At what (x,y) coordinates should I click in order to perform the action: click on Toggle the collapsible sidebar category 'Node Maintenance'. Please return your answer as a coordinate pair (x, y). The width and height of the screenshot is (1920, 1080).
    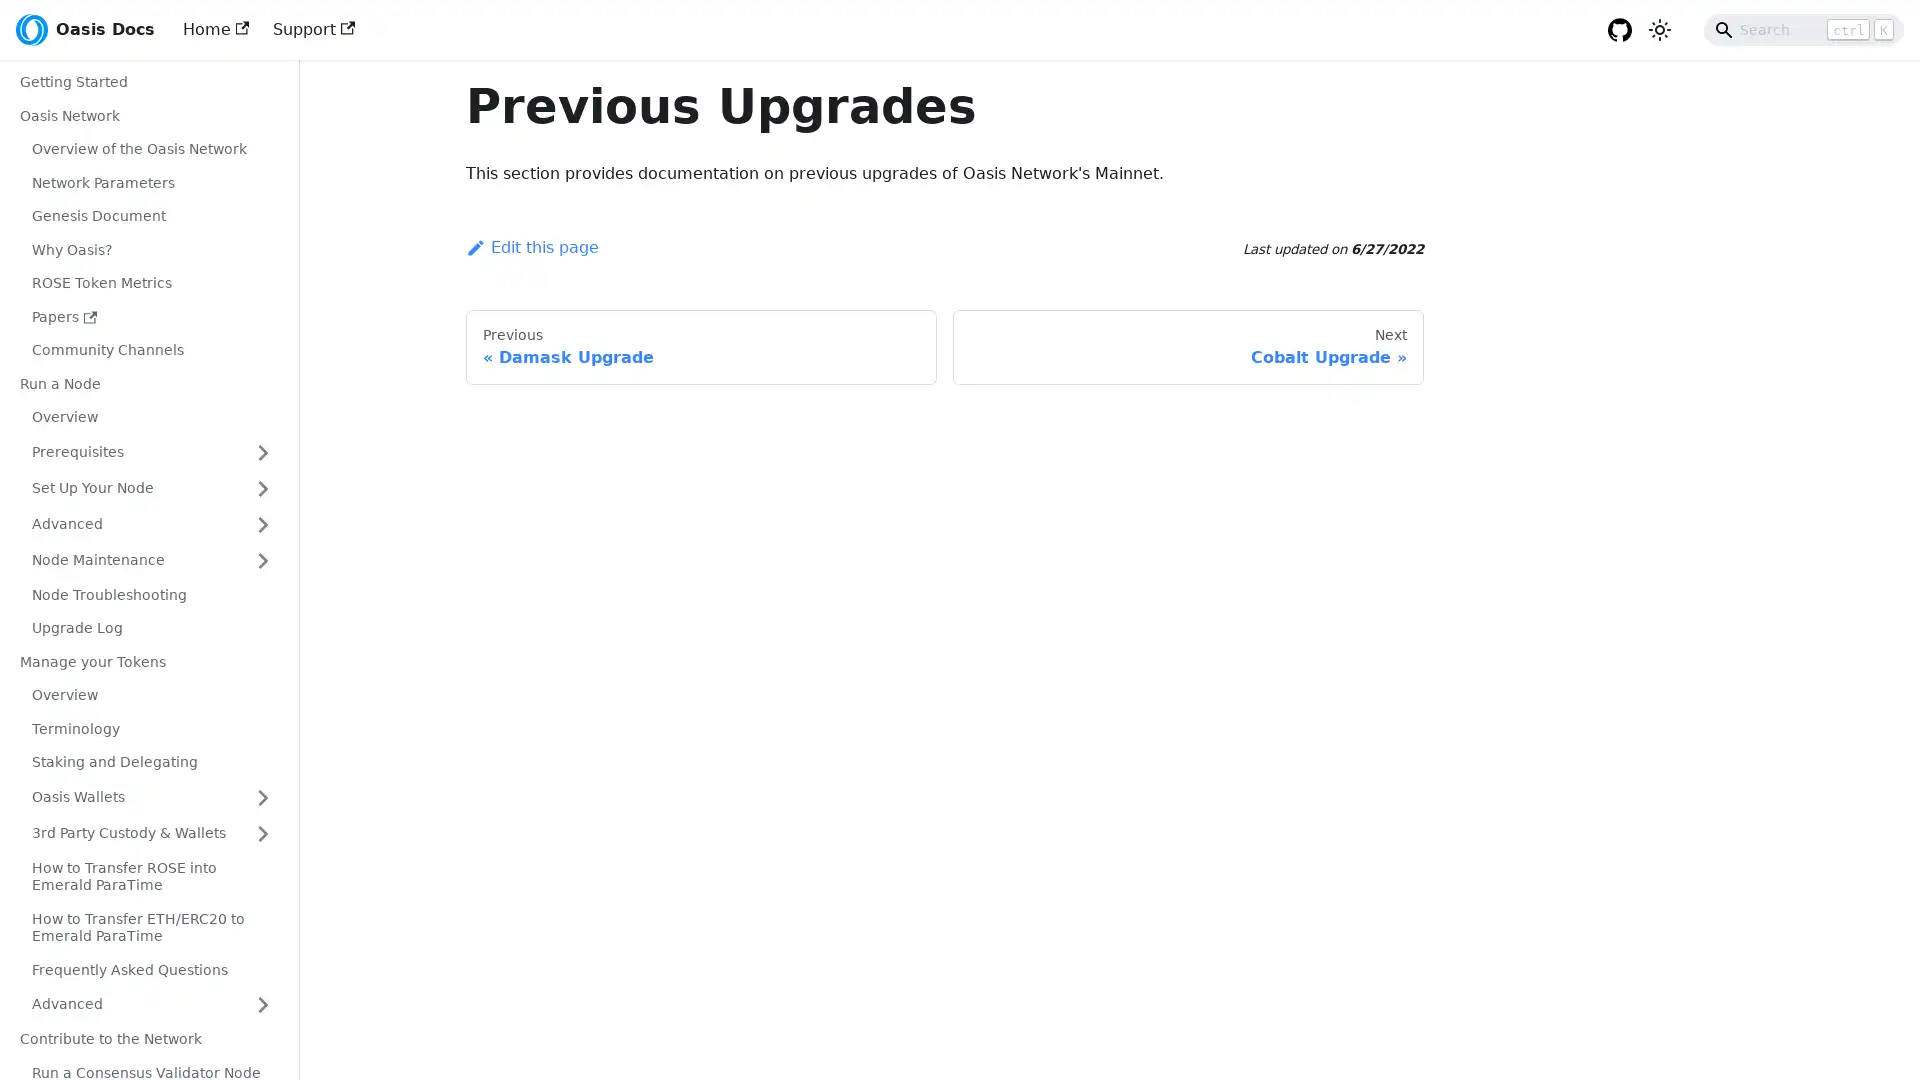
    Looking at the image, I should click on (262, 559).